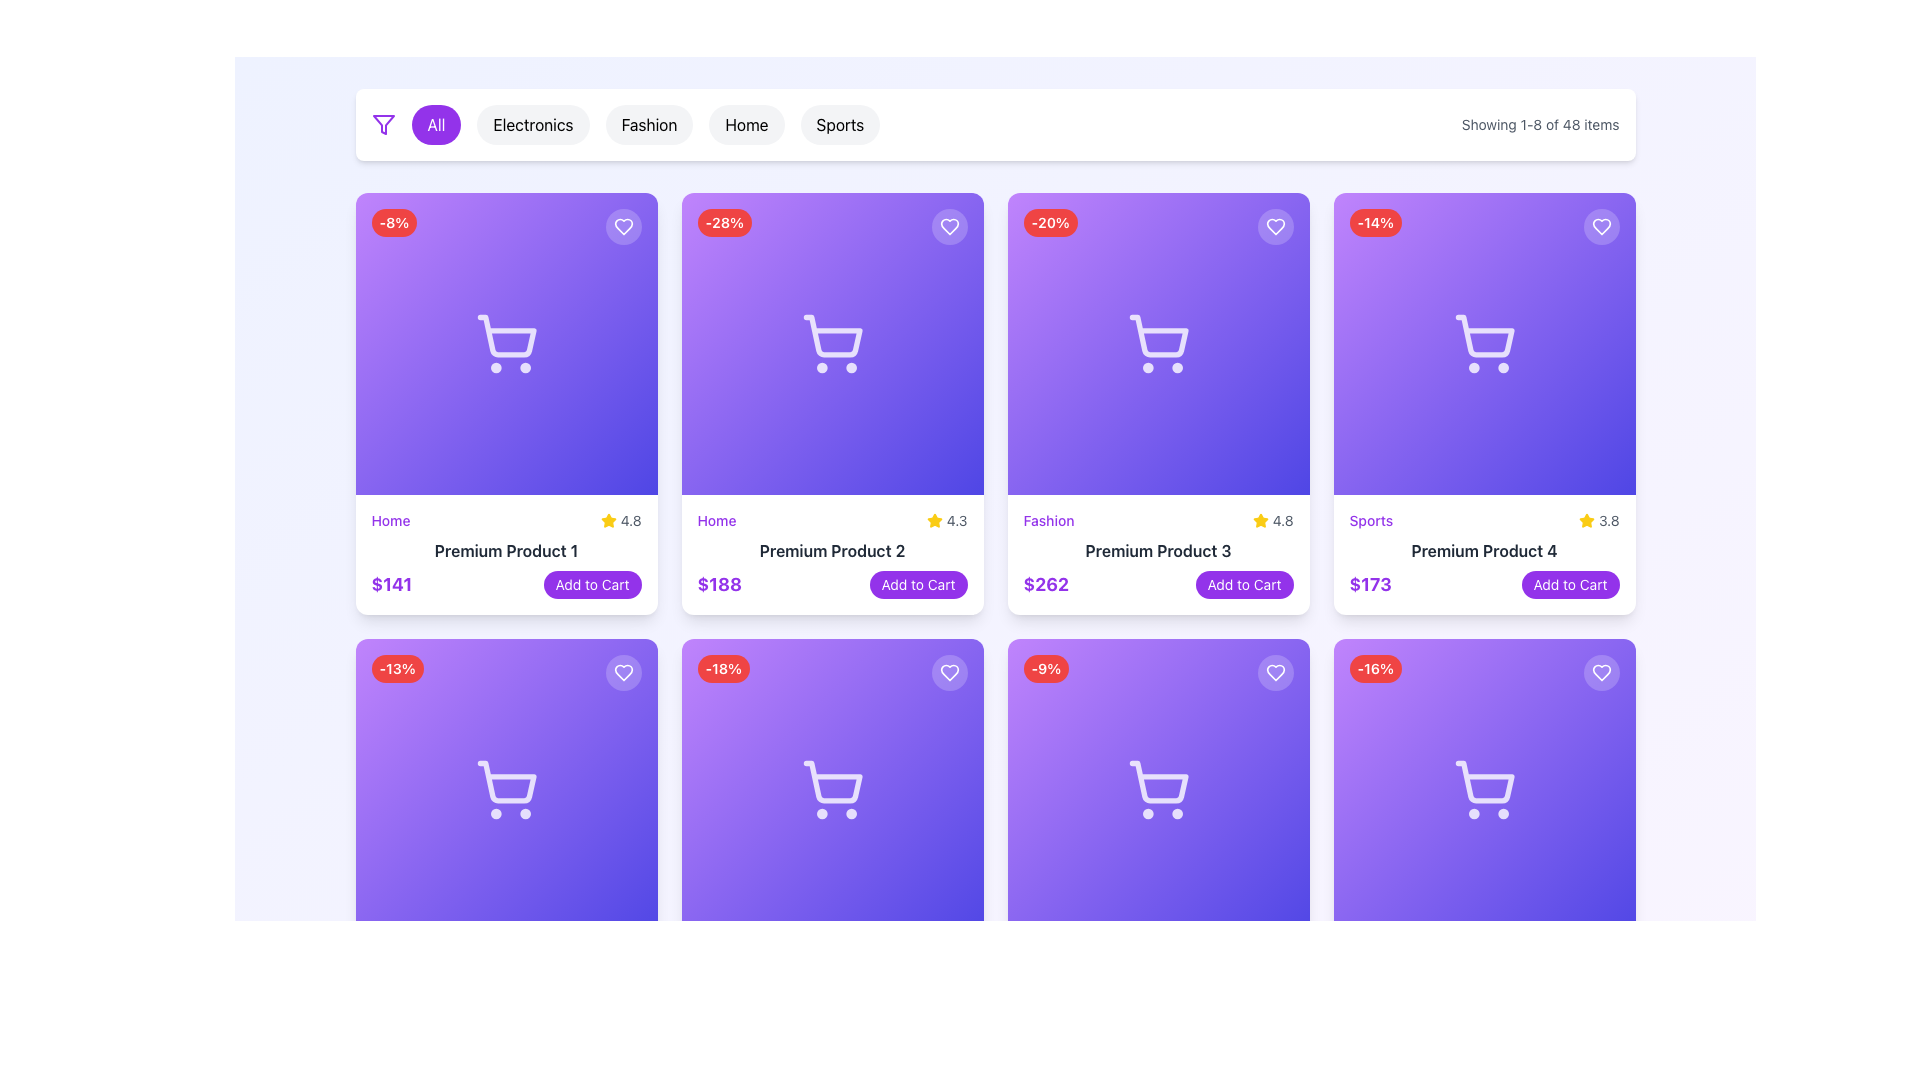  I want to click on the yellow star-shaped rating icon located at the upper-right corner of the 'Premium Product 4' card, next to the rating text '3.8', so click(1586, 519).